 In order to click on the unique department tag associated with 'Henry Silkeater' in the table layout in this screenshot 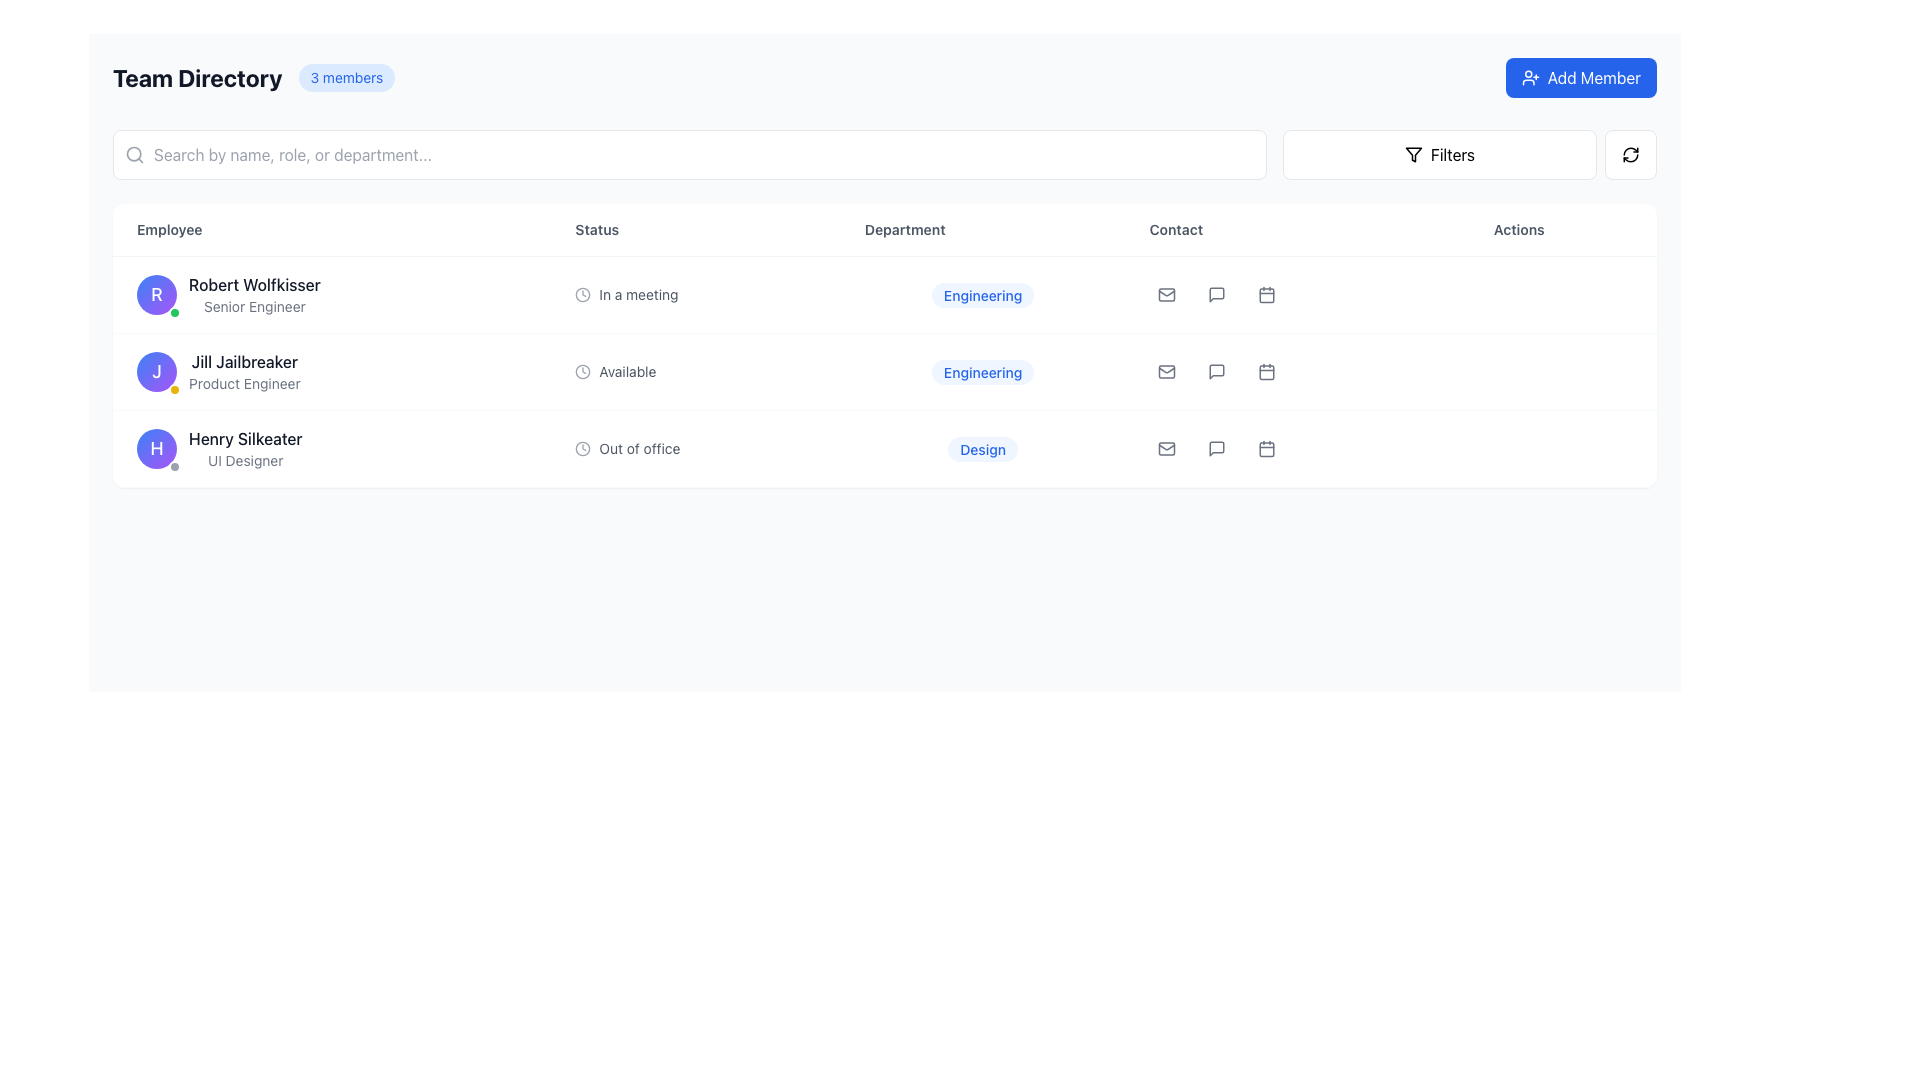, I will do `click(983, 448)`.